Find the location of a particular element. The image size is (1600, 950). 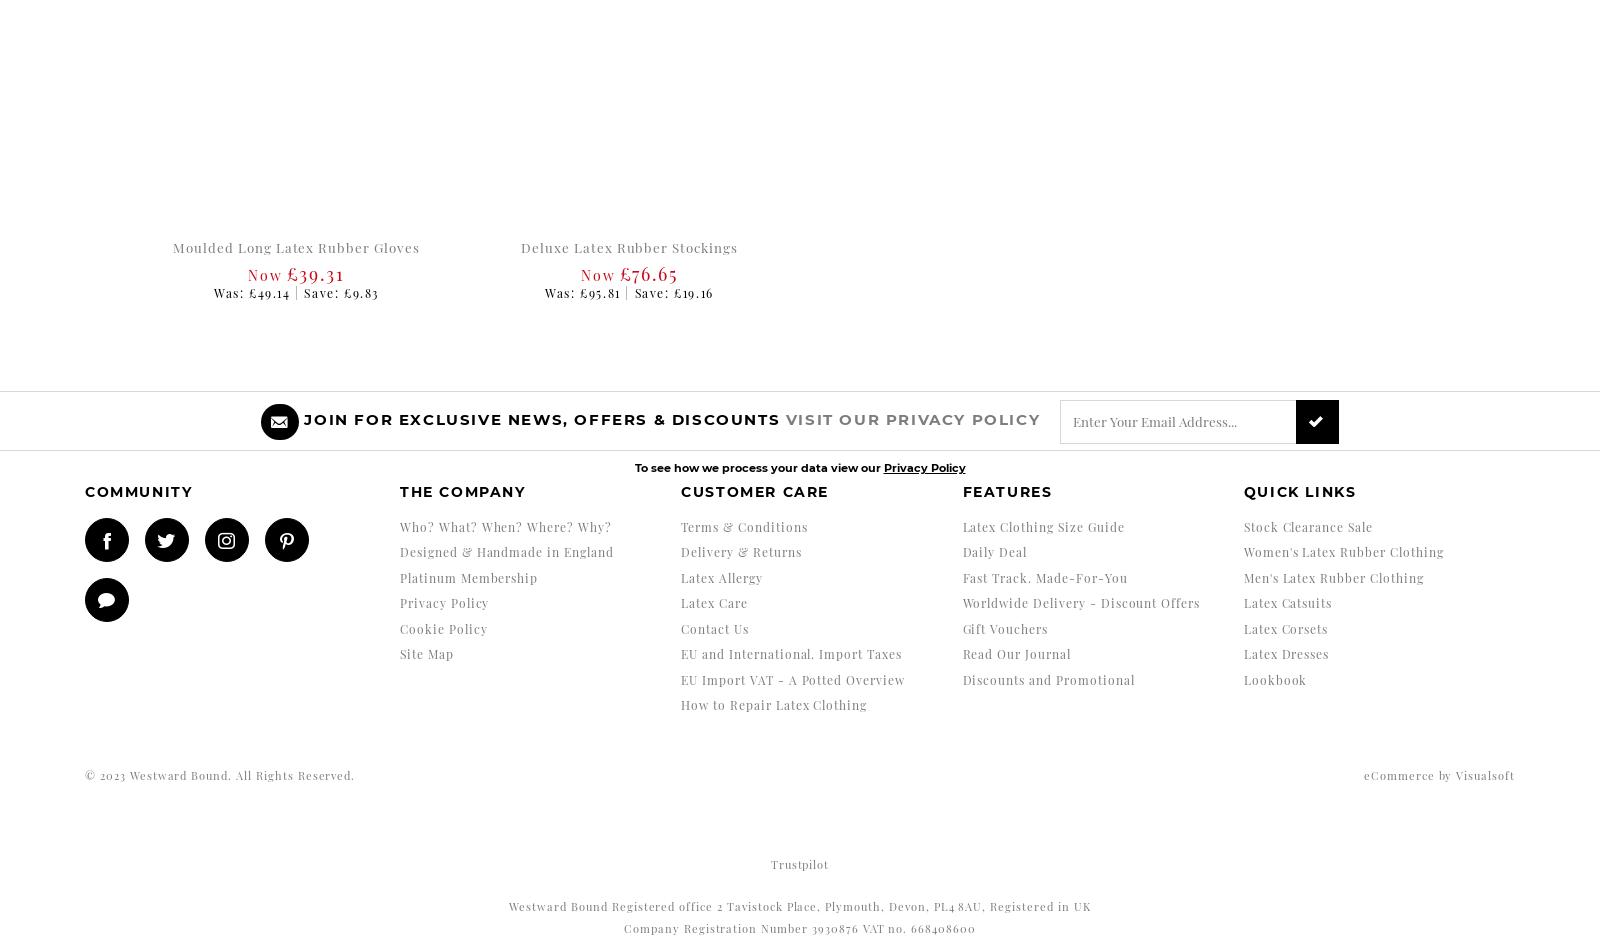

'EU and International. Import Taxes' is located at coordinates (791, 653).